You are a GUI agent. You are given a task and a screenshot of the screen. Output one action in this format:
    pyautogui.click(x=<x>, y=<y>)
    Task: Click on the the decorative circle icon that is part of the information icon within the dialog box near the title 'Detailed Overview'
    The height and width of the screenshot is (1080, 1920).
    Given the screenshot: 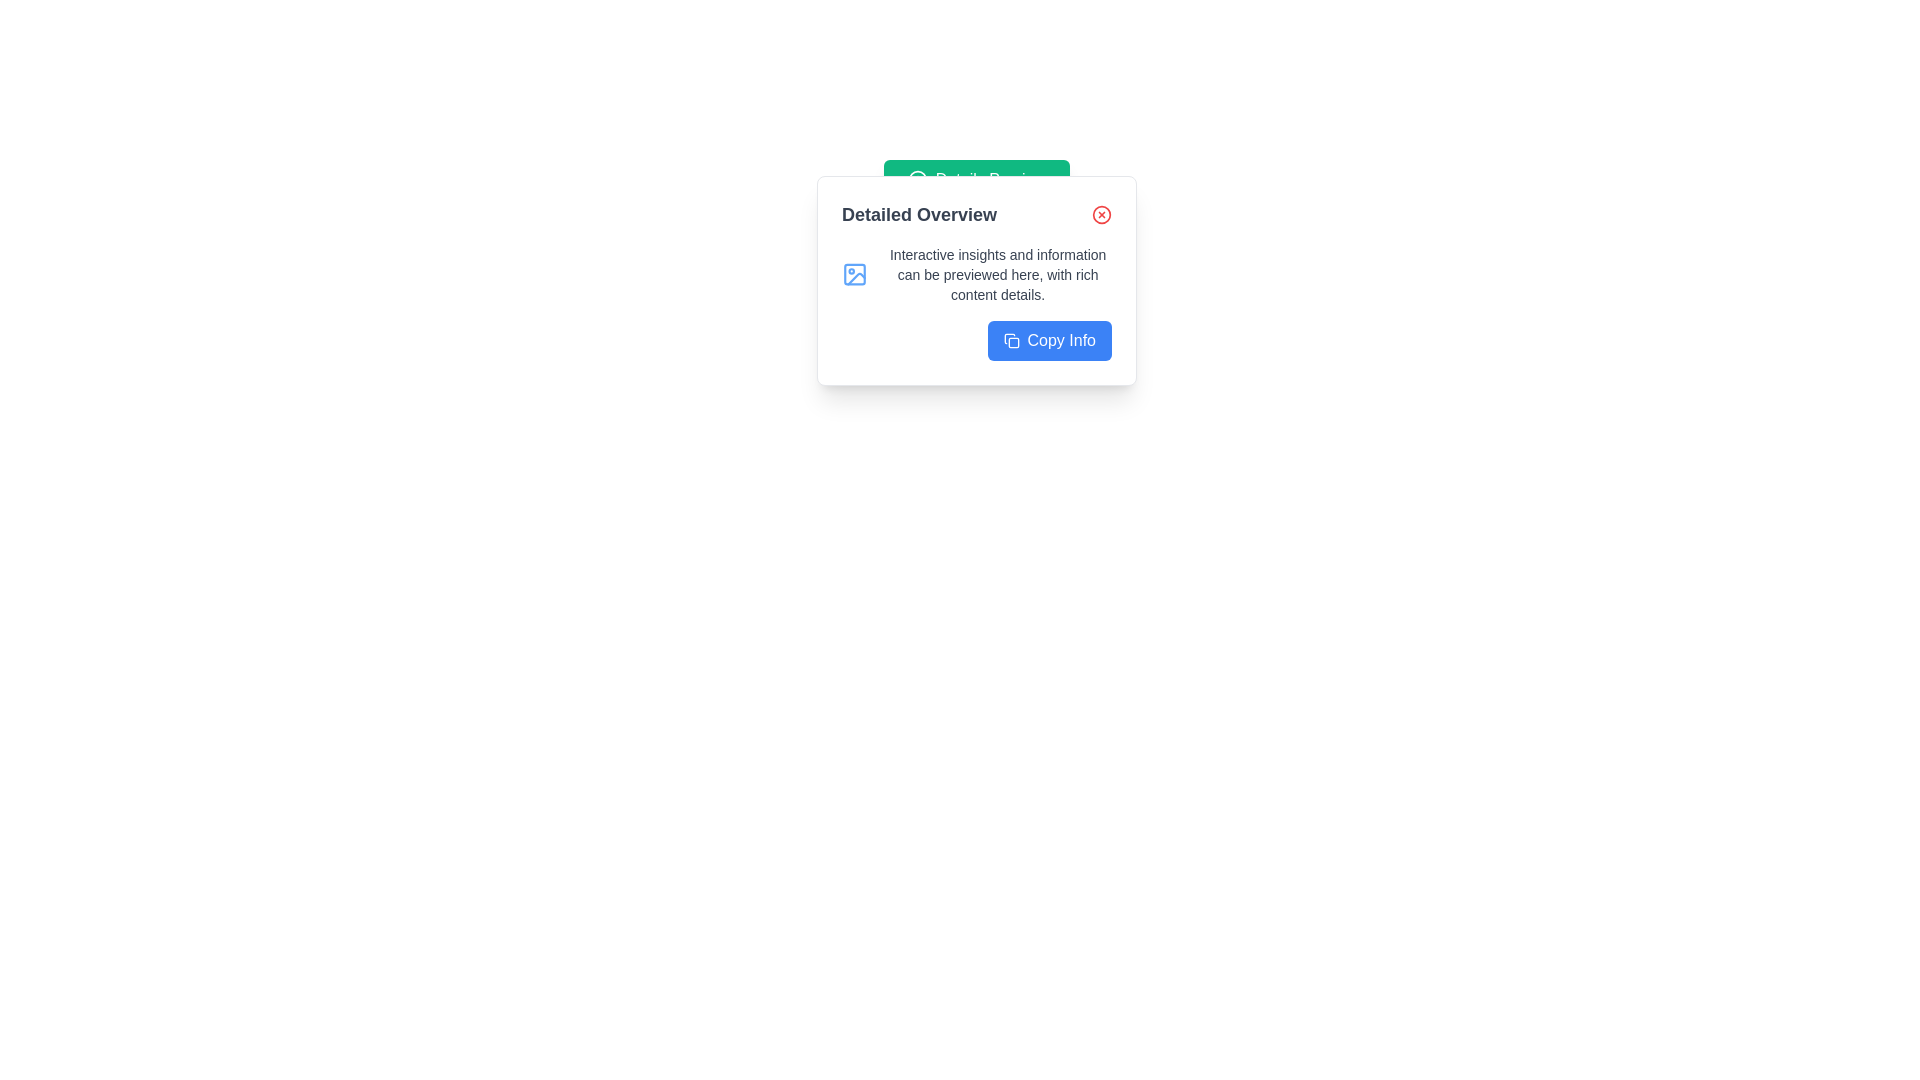 What is the action you would take?
    pyautogui.click(x=916, y=180)
    